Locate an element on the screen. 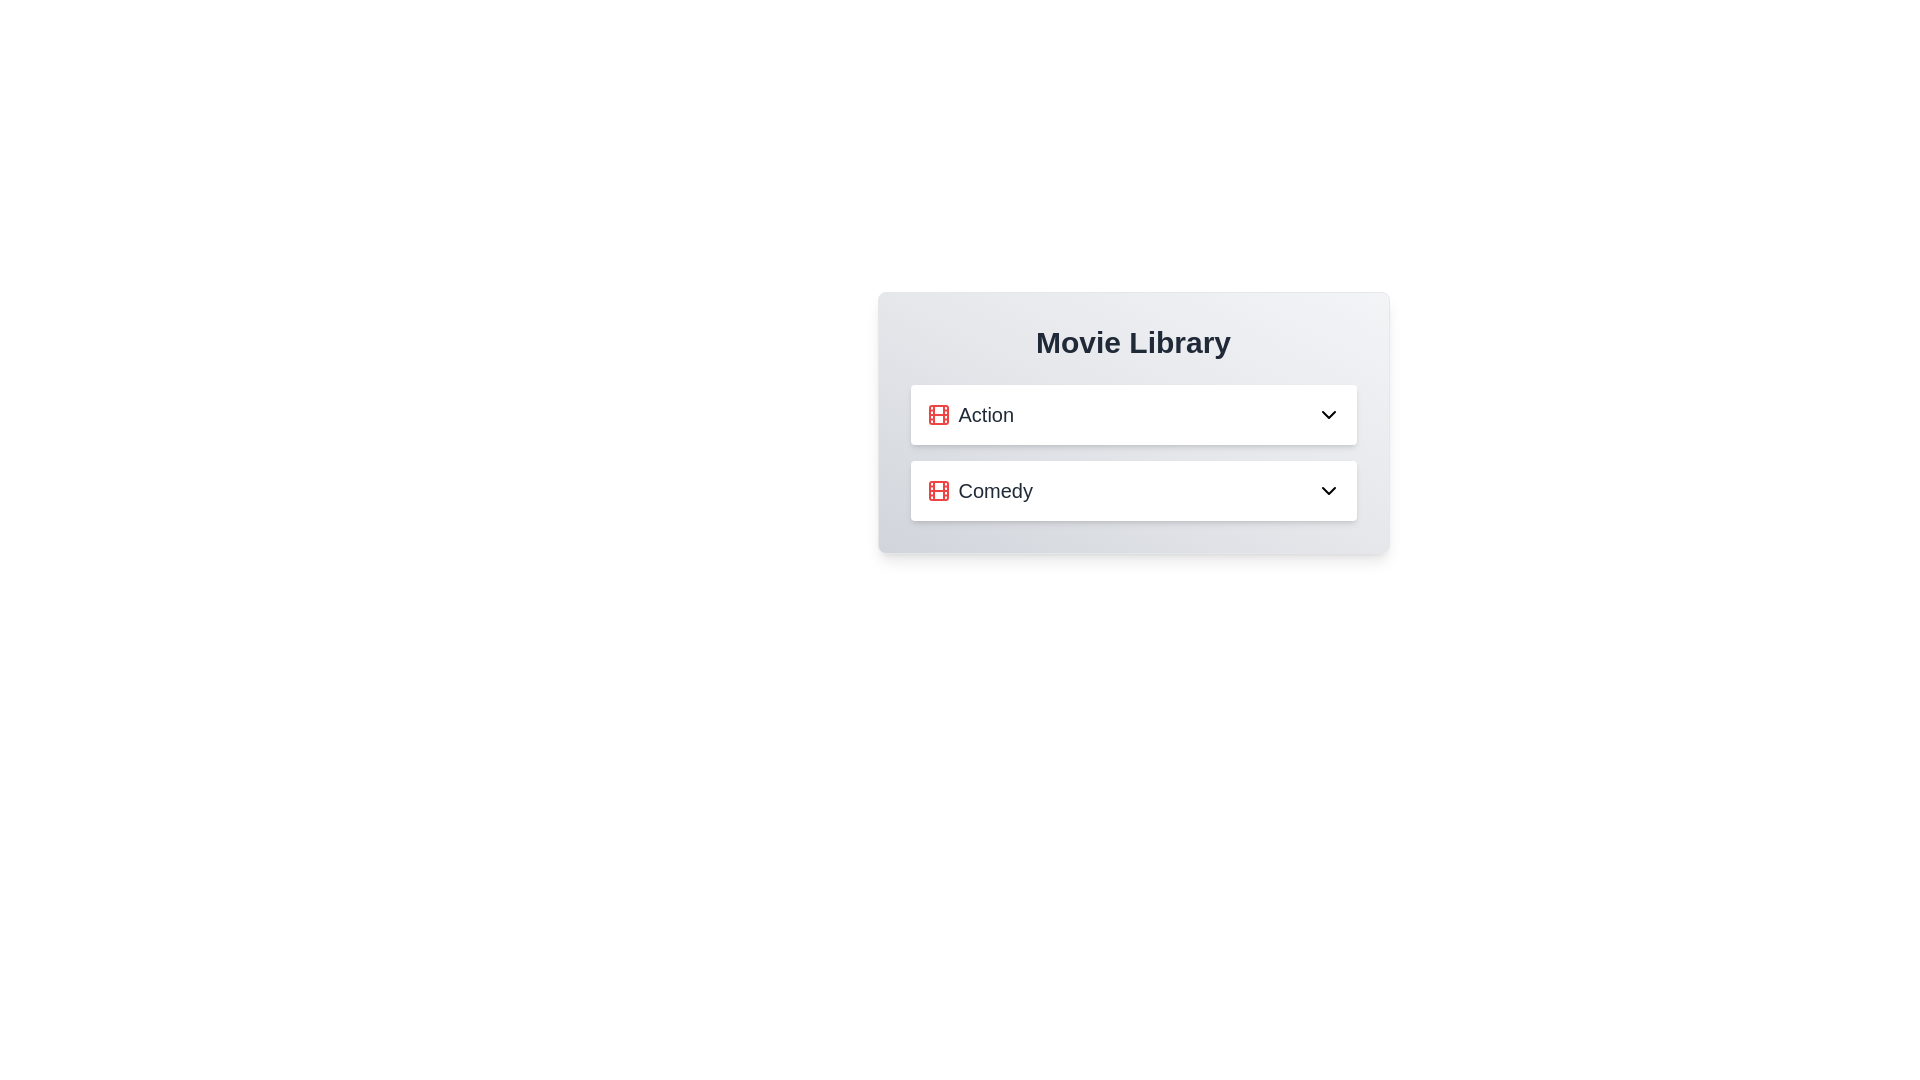 The width and height of the screenshot is (1920, 1080). the Comedy Button to observe the hover effect is located at coordinates (1133, 490).